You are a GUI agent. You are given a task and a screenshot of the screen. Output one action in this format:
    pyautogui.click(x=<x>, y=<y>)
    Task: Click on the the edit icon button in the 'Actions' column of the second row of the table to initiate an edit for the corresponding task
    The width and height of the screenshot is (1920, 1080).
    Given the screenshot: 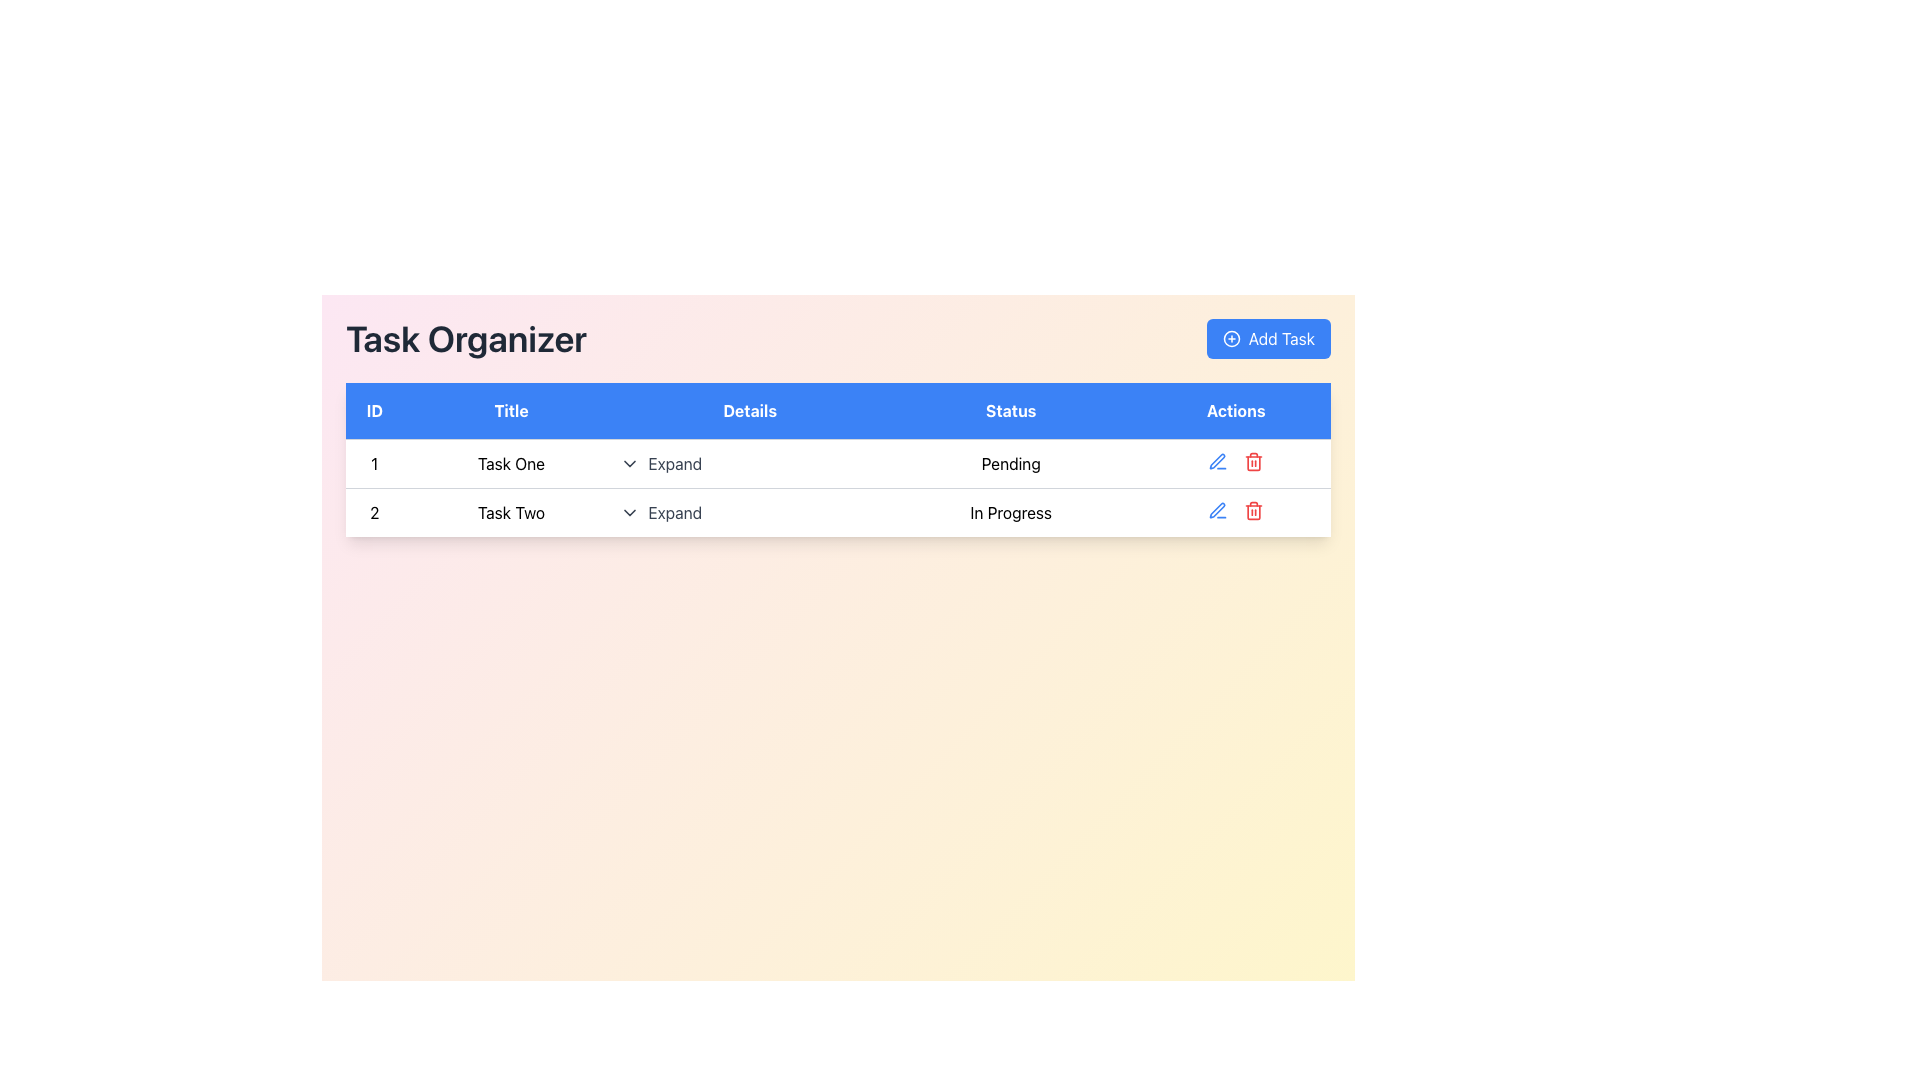 What is the action you would take?
    pyautogui.click(x=1216, y=461)
    